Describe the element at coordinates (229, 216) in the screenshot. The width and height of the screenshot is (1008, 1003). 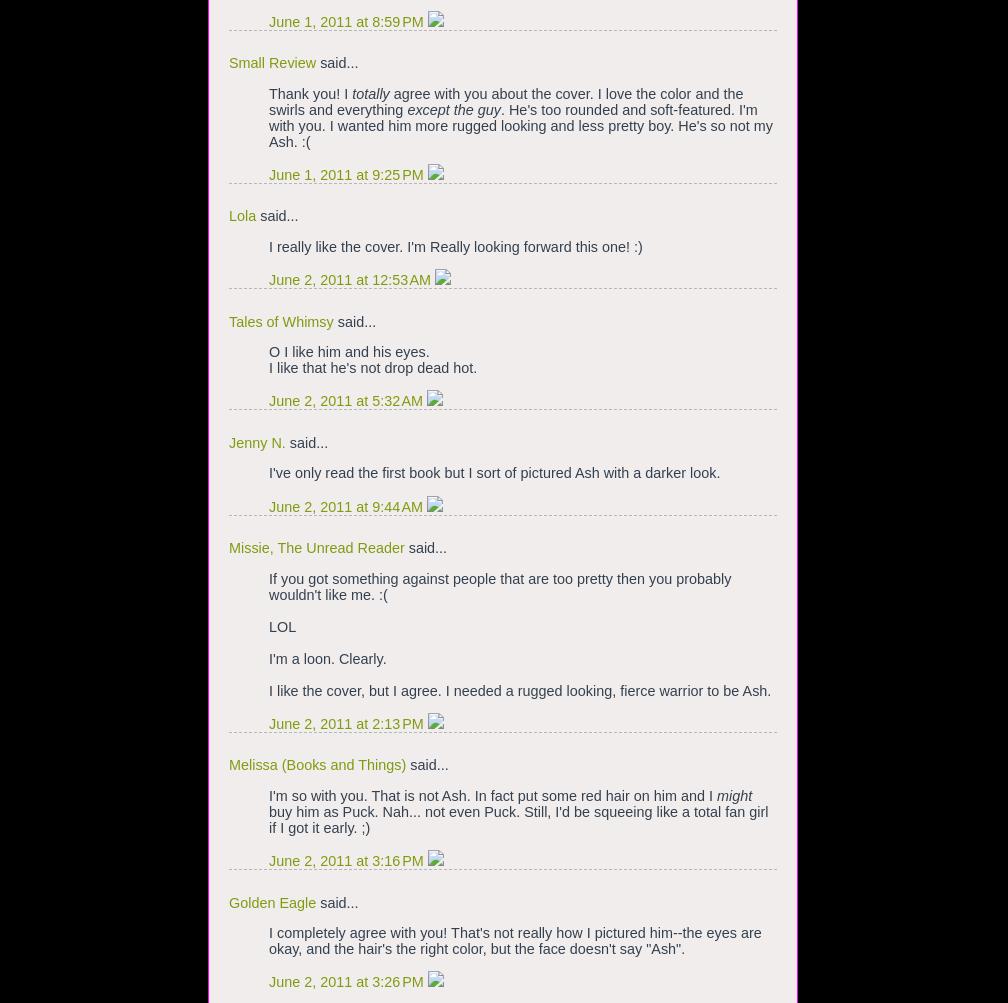
I see `'Lola'` at that location.